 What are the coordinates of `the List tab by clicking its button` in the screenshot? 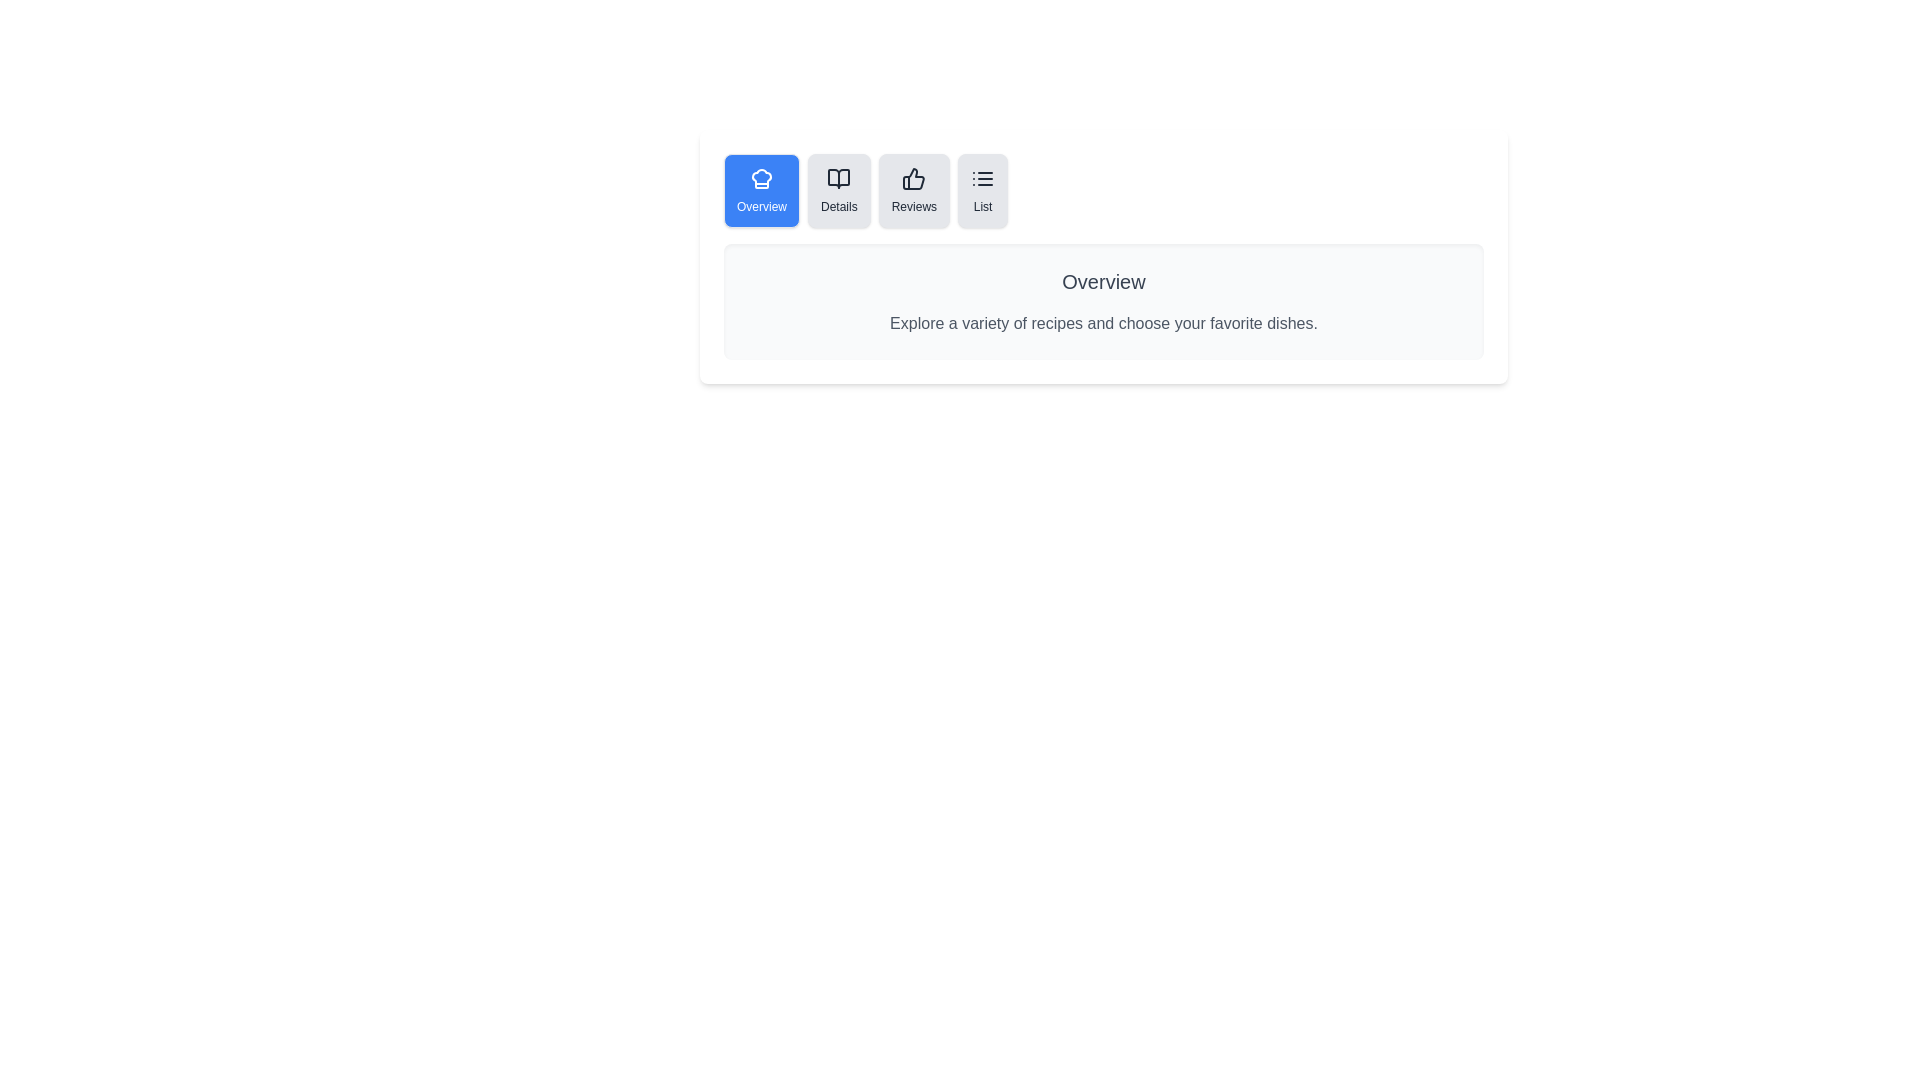 It's located at (983, 191).